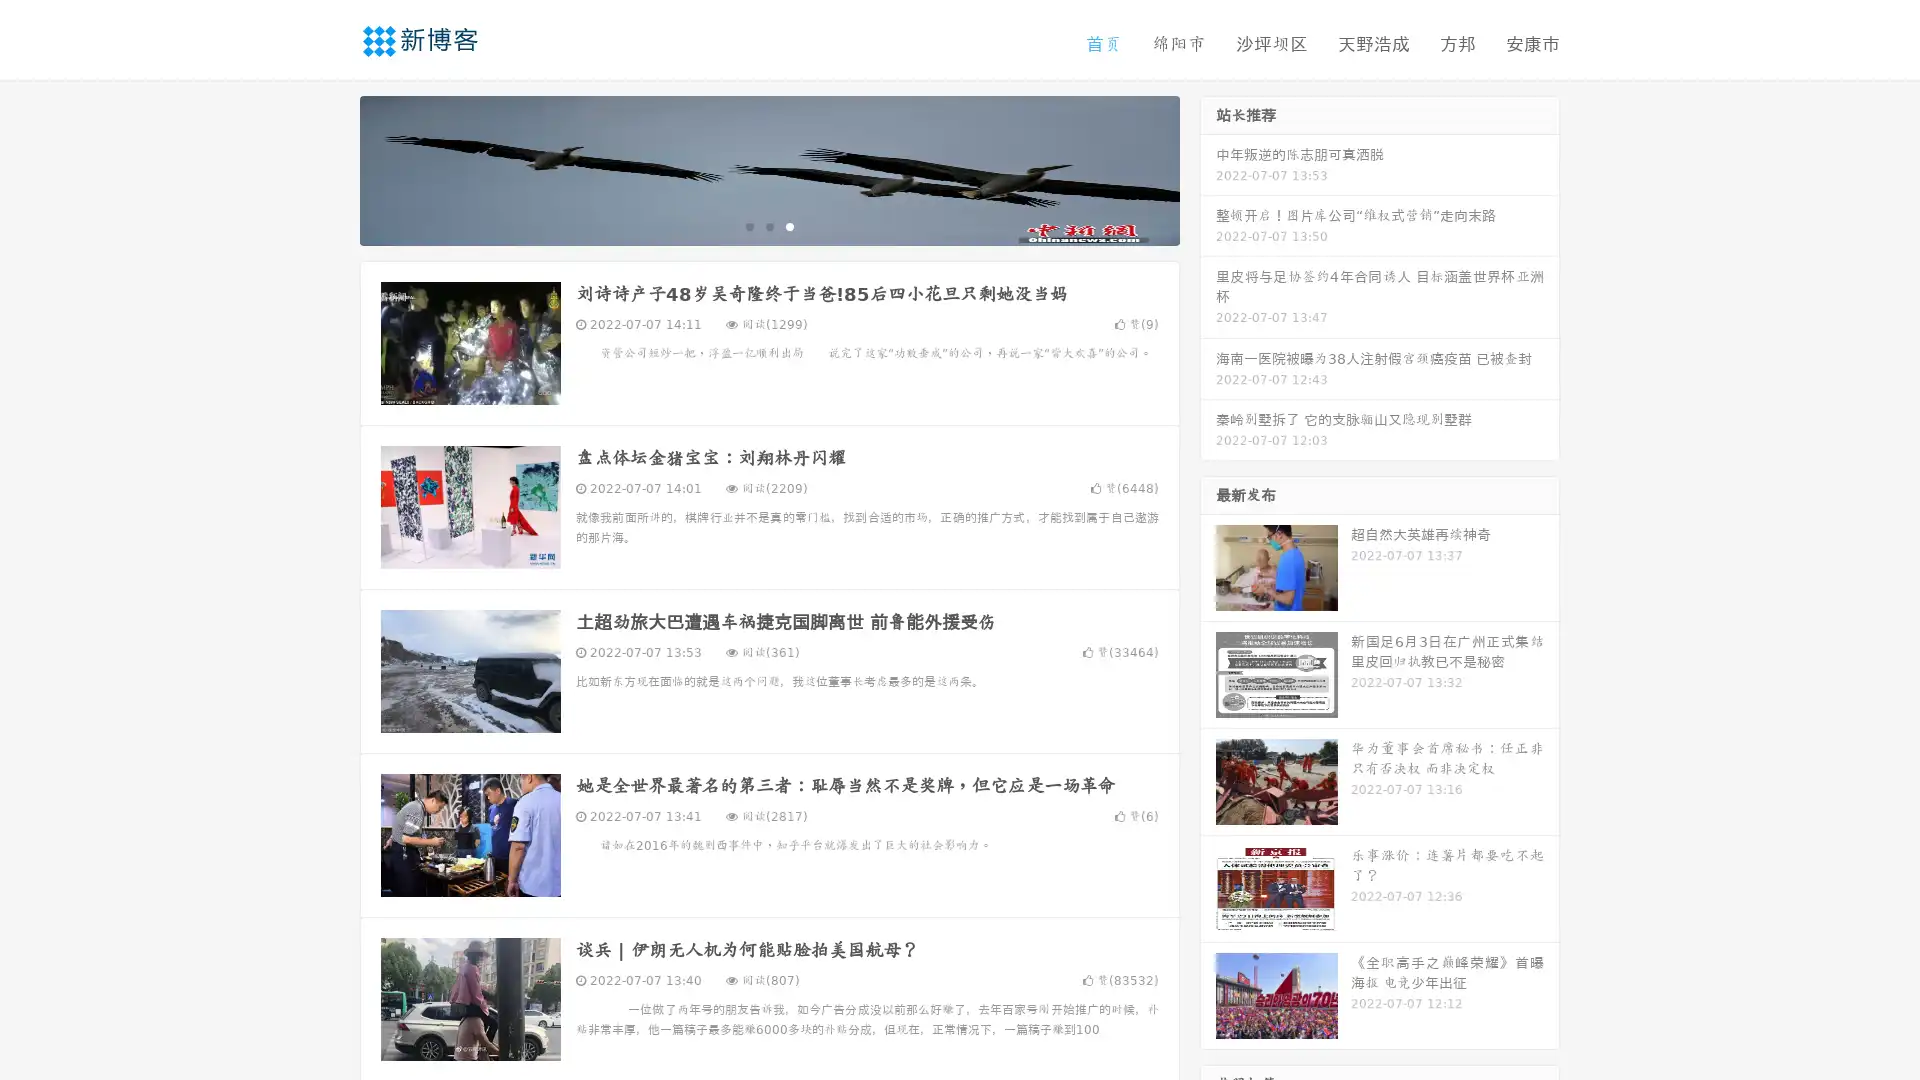 The height and width of the screenshot is (1080, 1920). What do you see at coordinates (330, 168) in the screenshot?
I see `Previous slide` at bounding box center [330, 168].